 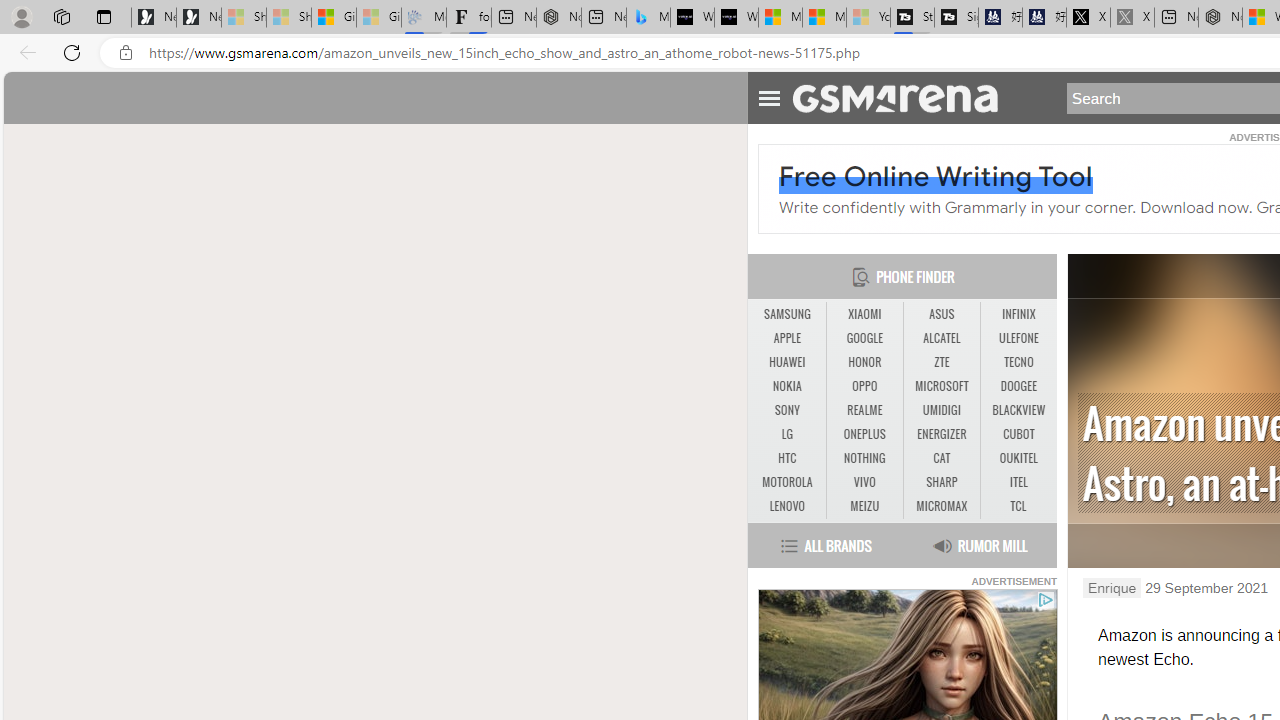 I want to click on 'ITEL', so click(x=1018, y=482).